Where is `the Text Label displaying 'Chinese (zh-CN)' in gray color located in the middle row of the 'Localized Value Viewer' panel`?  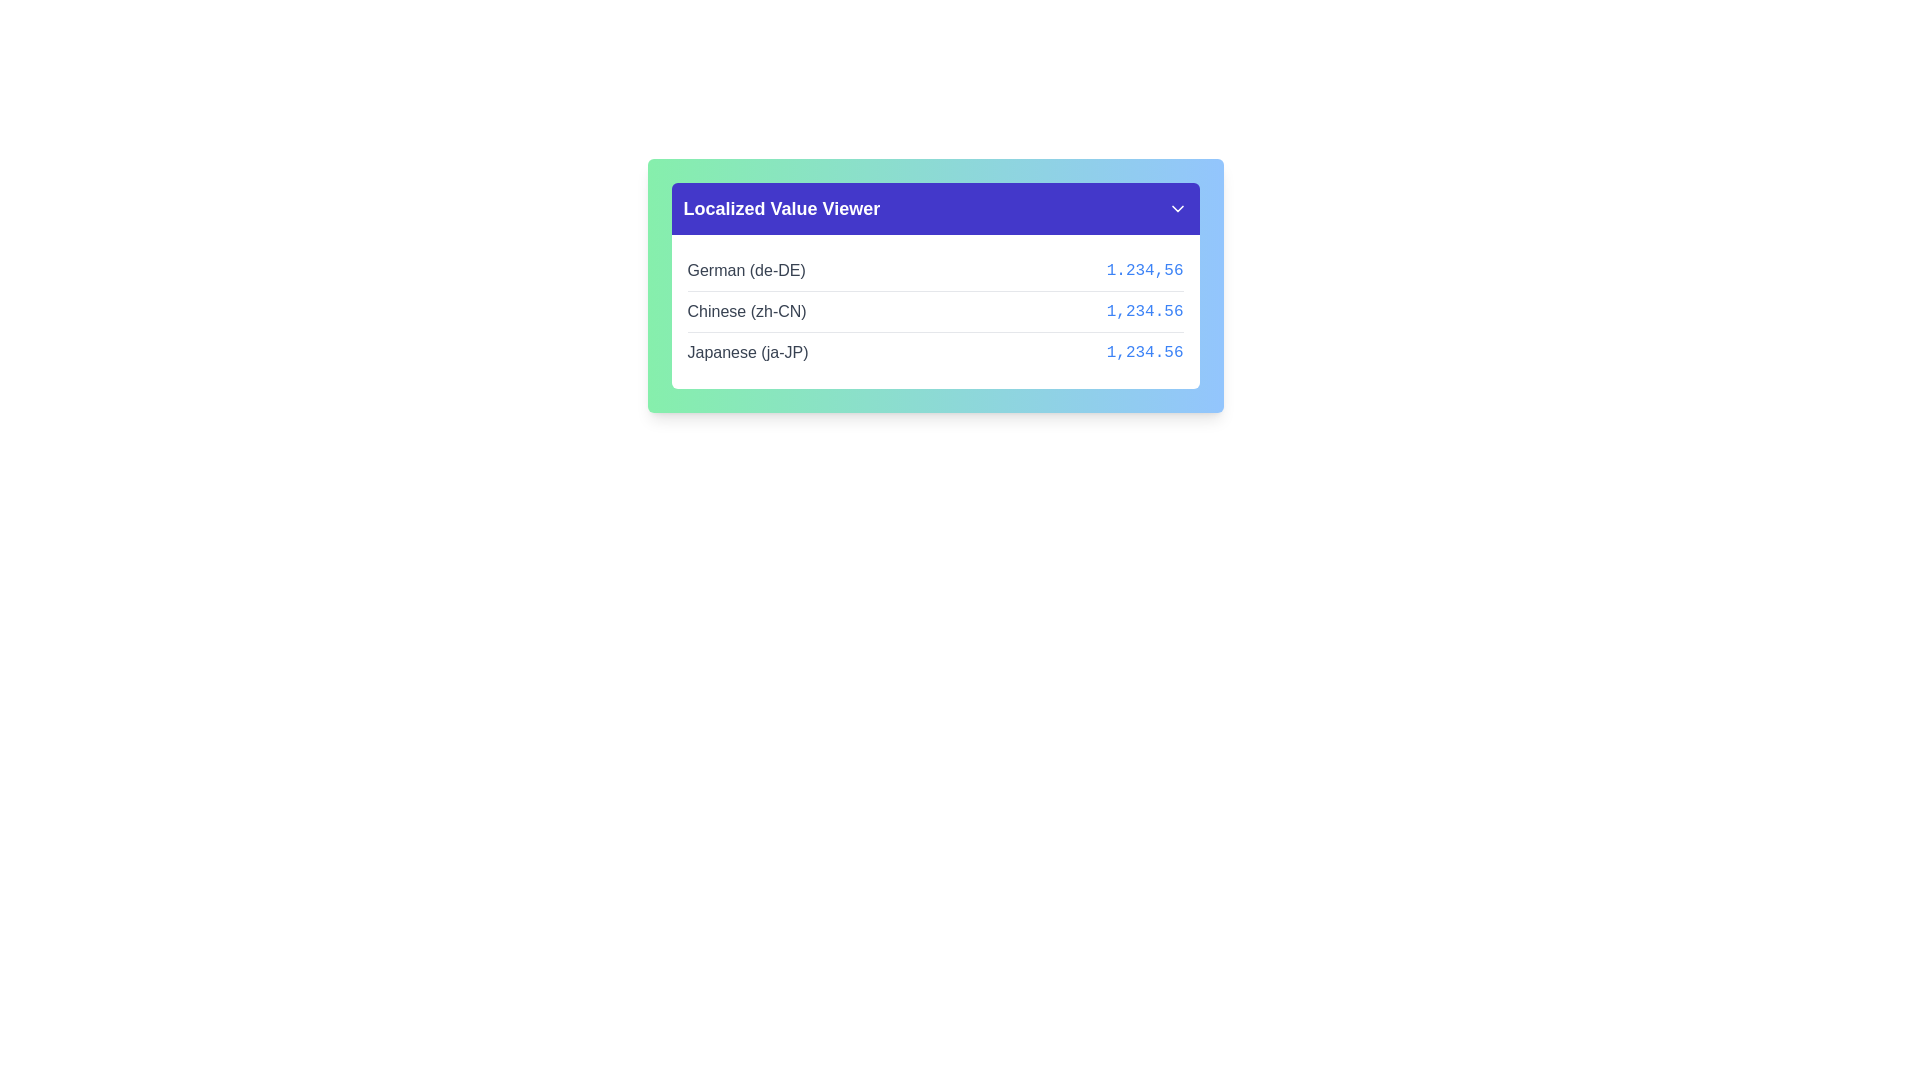
the Text Label displaying 'Chinese (zh-CN)' in gray color located in the middle row of the 'Localized Value Viewer' panel is located at coordinates (746, 312).